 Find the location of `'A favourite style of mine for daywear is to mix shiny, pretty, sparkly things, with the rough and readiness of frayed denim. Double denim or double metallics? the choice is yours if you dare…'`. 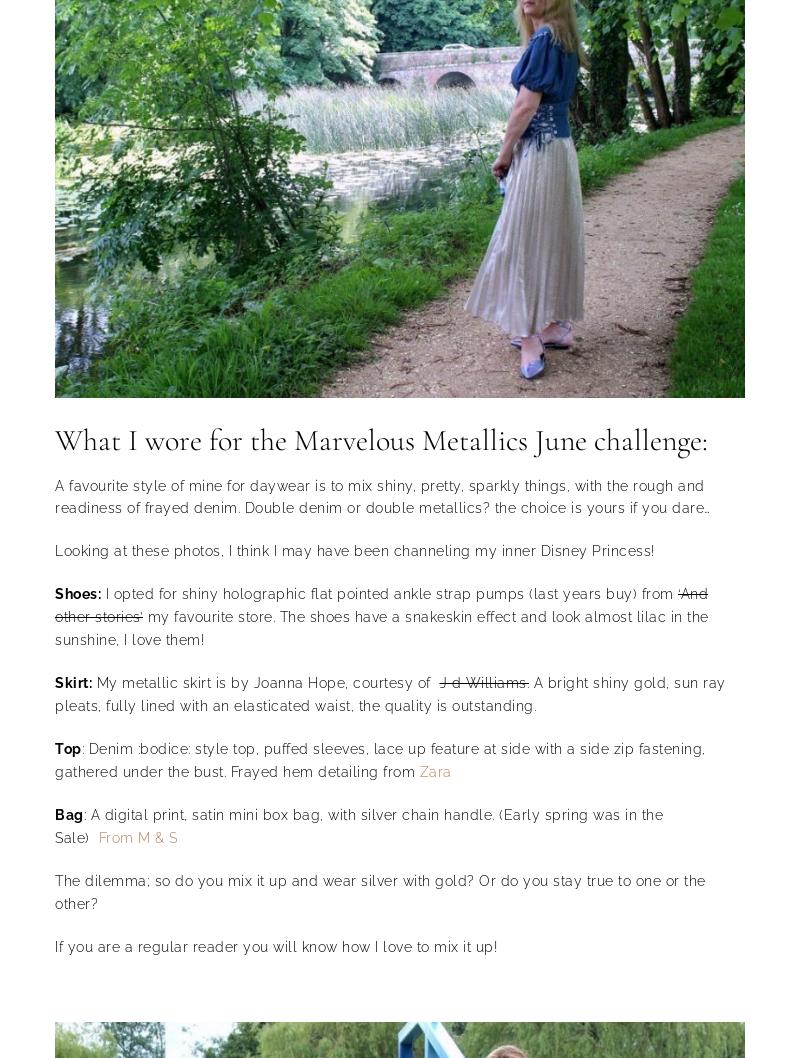

'A favourite style of mine for daywear is to mix shiny, pretty, sparkly things, with the rough and readiness of frayed denim. Double denim or double metallics? the choice is yours if you dare…' is located at coordinates (381, 495).